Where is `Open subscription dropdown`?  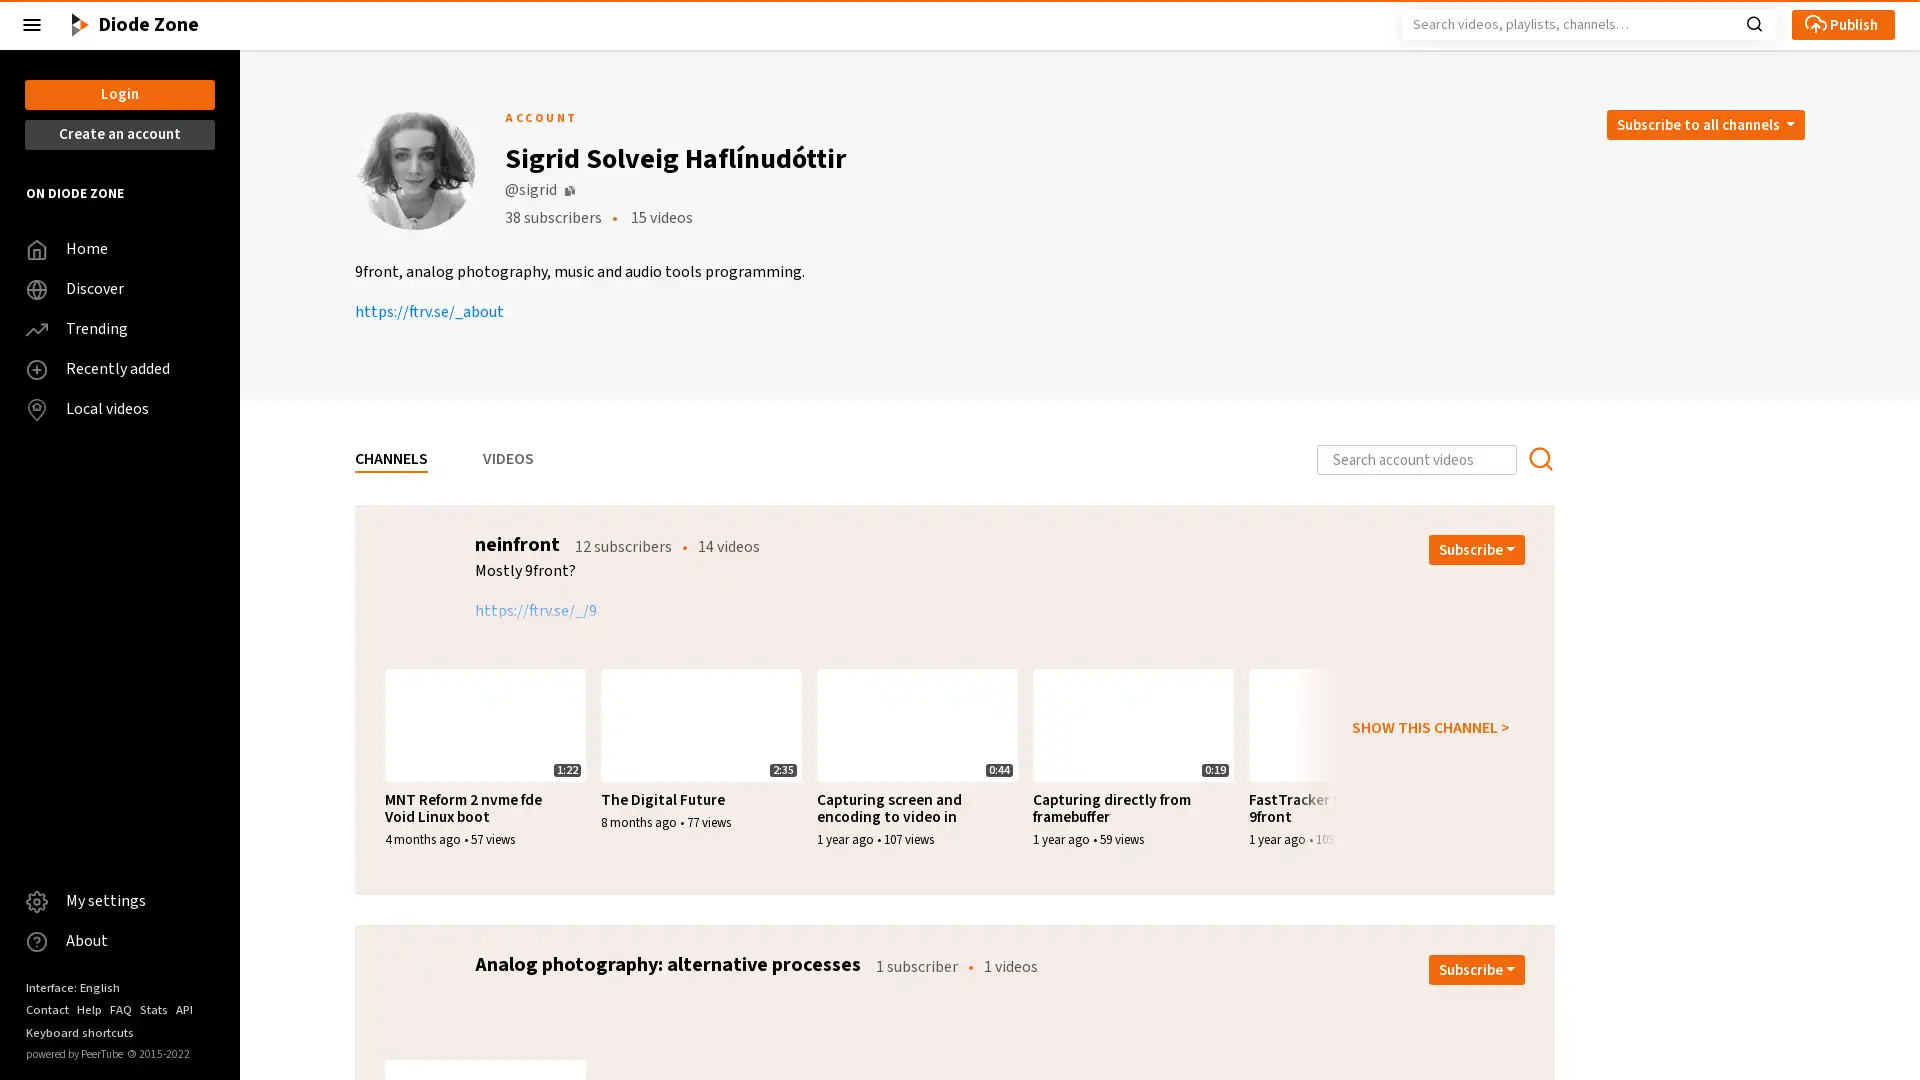 Open subscription dropdown is located at coordinates (1477, 968).